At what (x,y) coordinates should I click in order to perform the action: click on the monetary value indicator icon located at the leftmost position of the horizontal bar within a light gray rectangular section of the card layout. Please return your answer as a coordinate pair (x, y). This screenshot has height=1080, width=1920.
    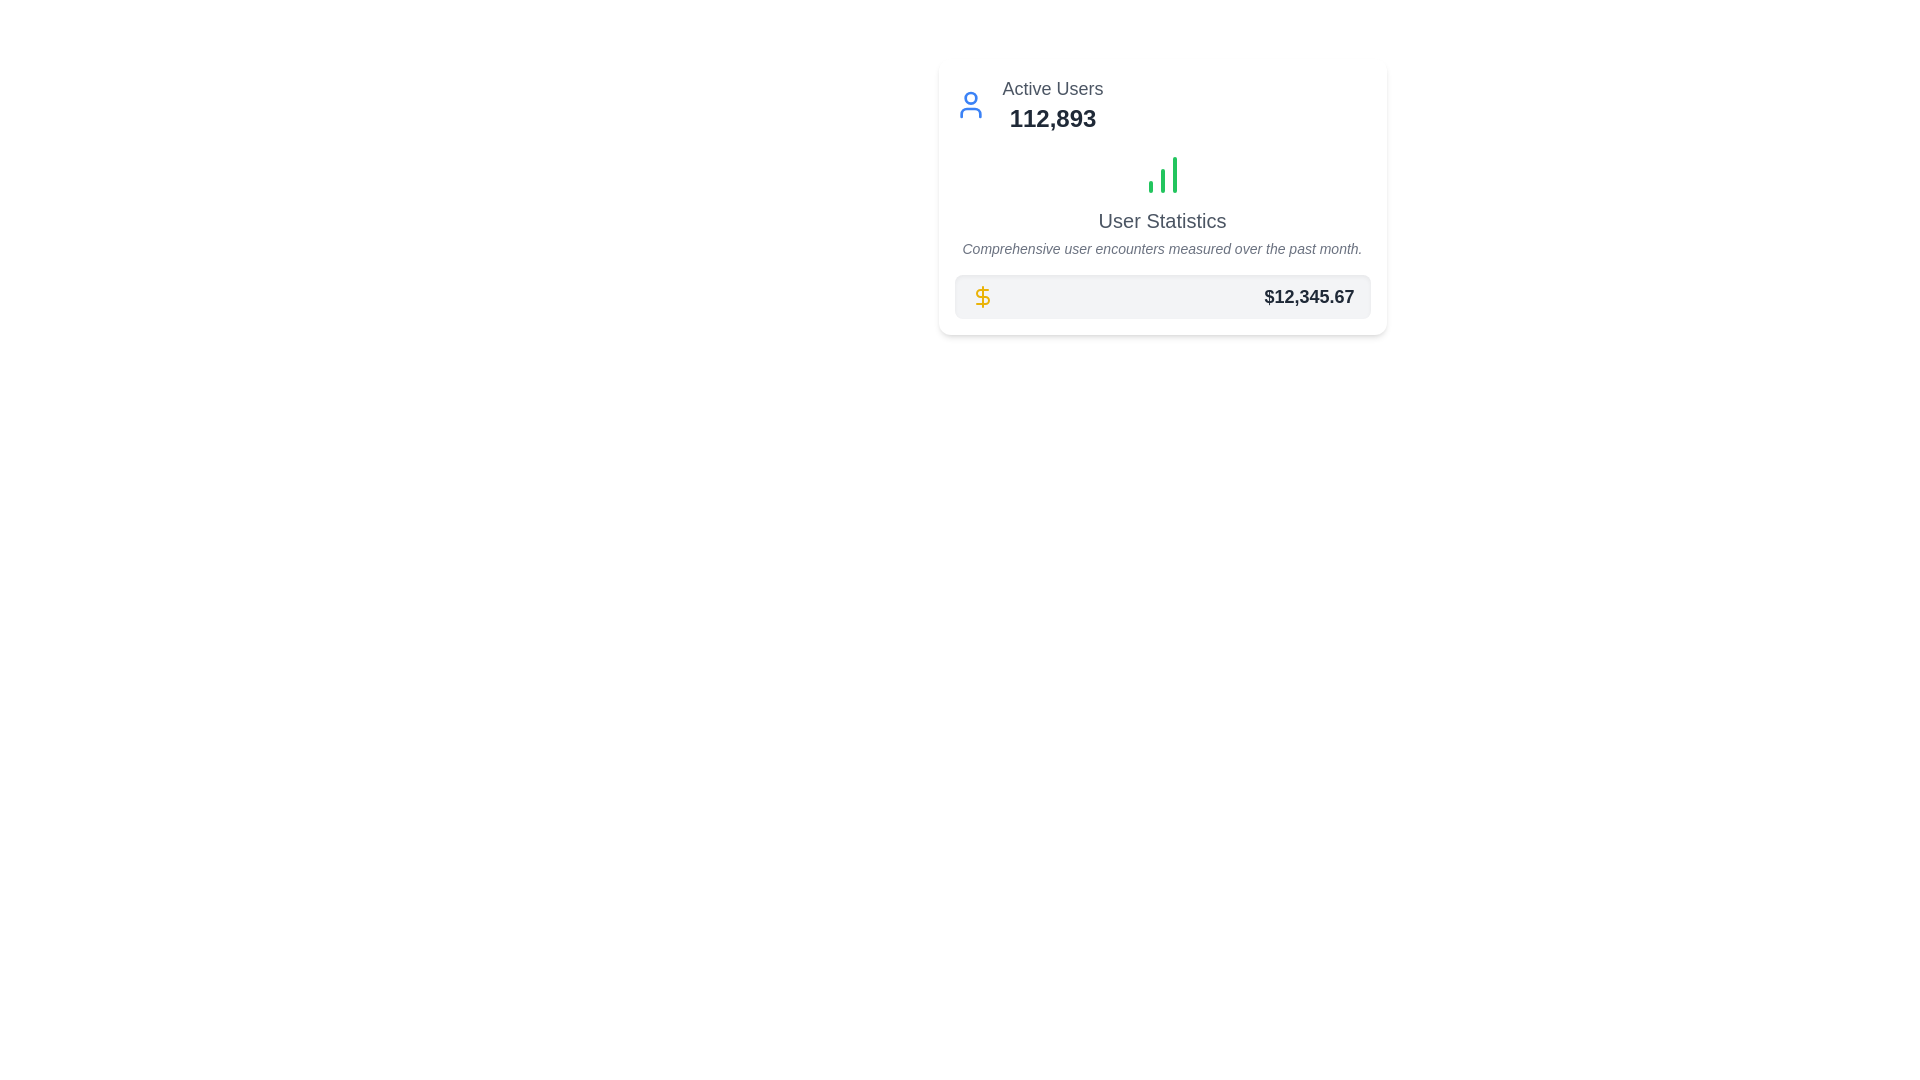
    Looking at the image, I should click on (982, 297).